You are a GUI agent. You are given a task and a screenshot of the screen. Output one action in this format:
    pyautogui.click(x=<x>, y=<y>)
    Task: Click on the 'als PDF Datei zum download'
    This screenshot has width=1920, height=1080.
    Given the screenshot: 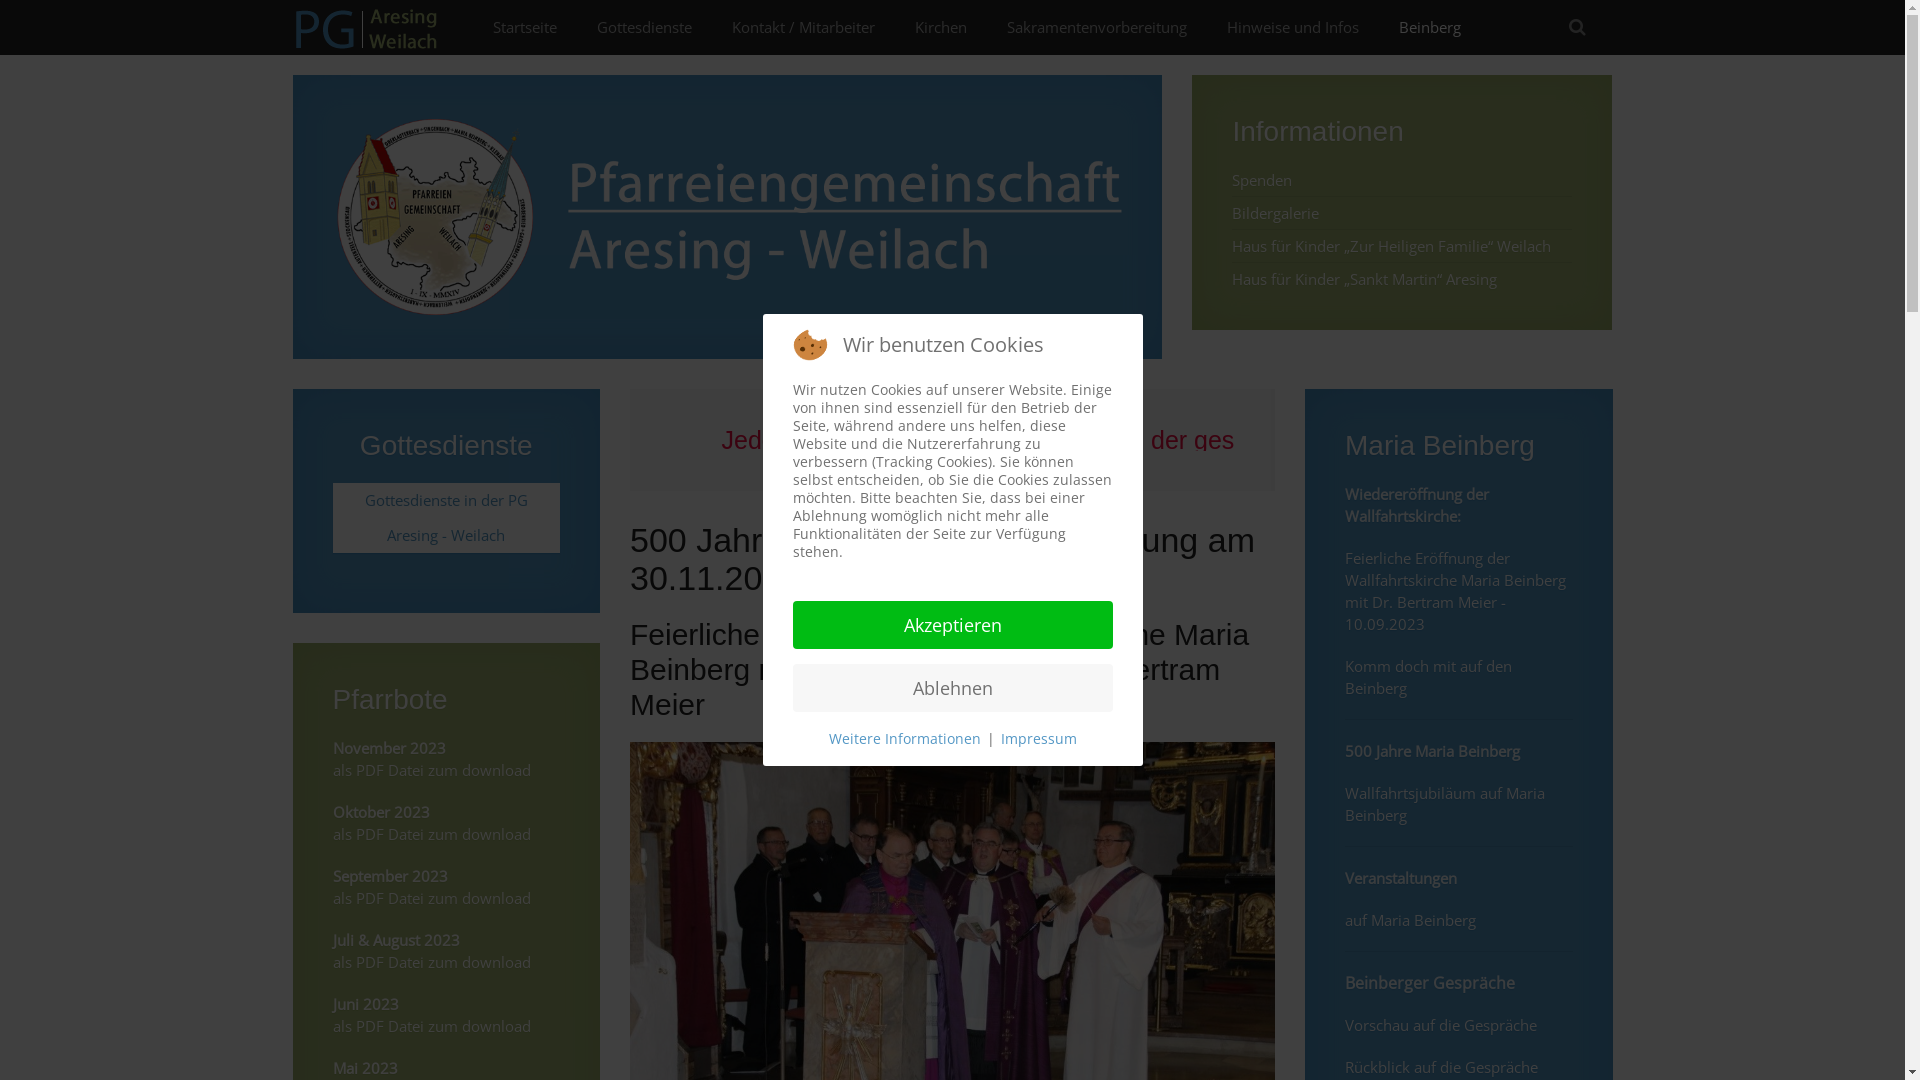 What is the action you would take?
    pyautogui.click(x=430, y=960)
    